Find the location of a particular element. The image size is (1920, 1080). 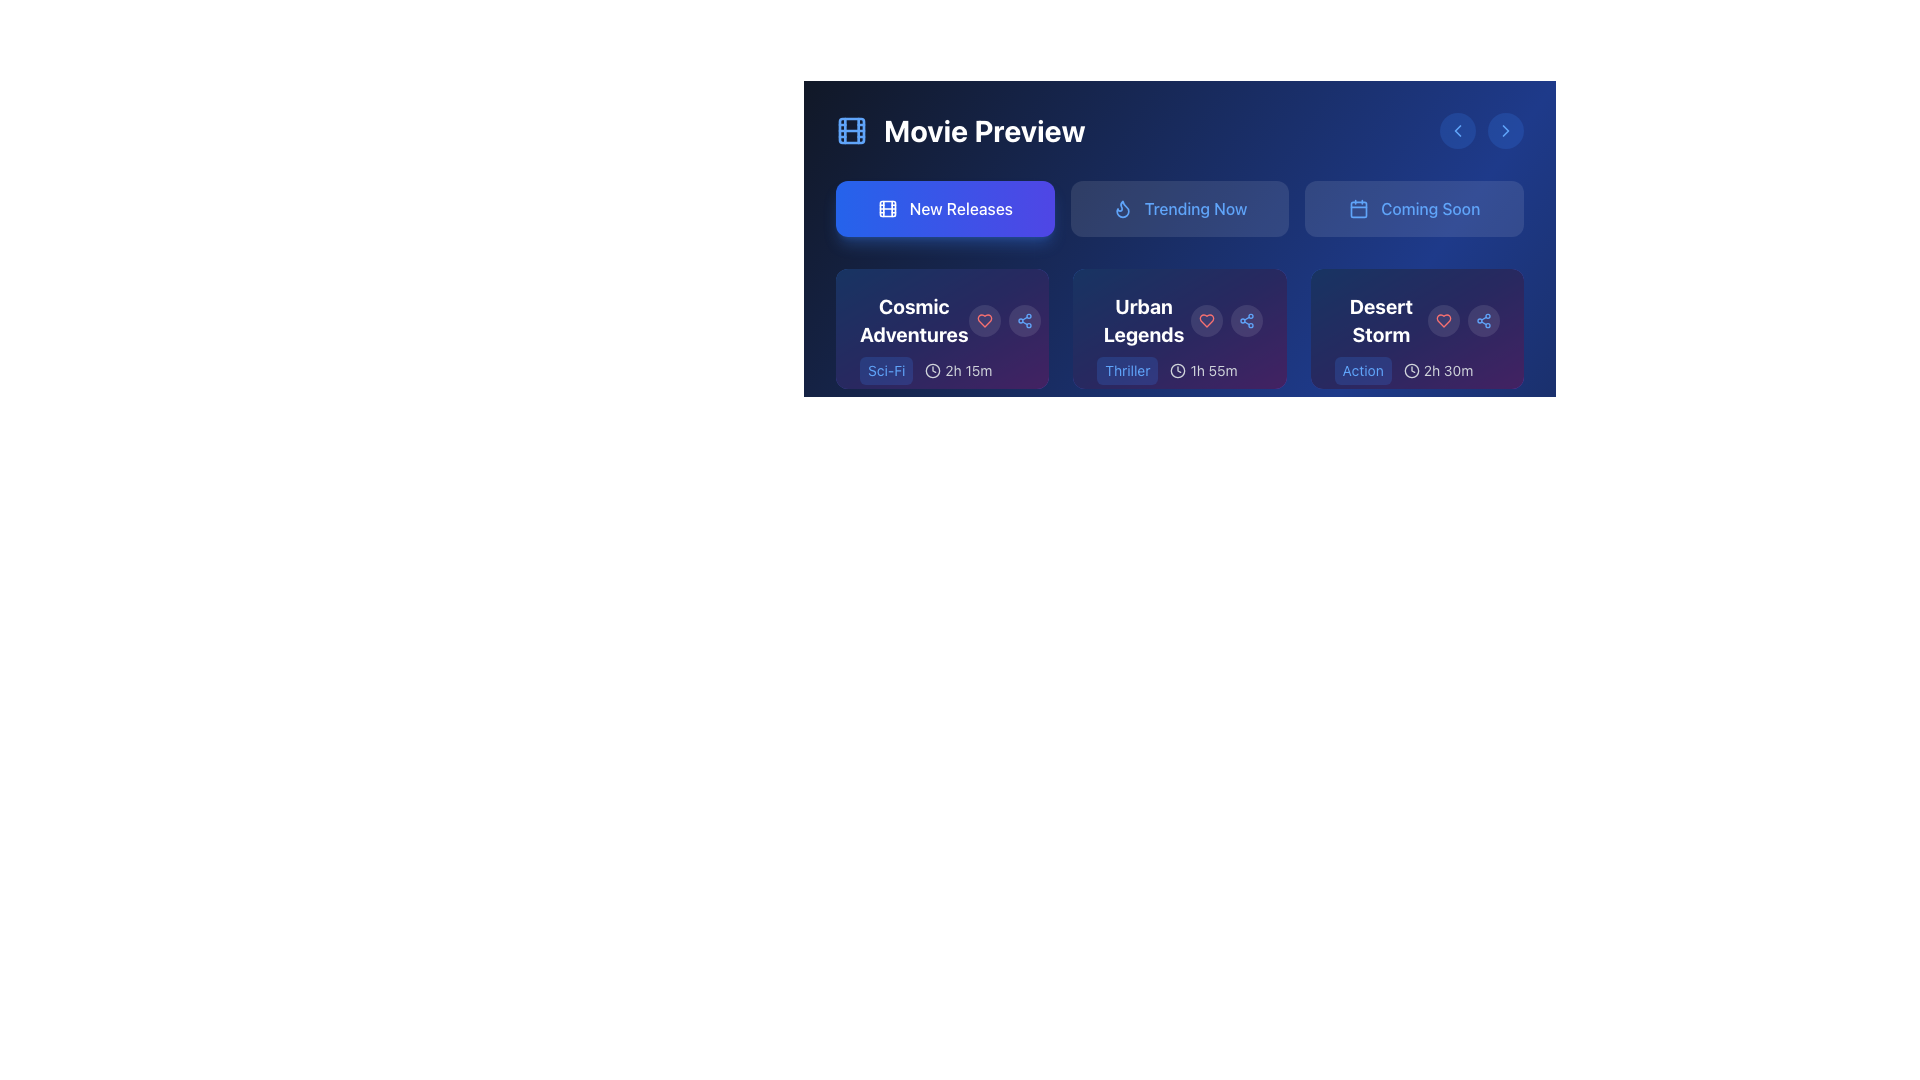

displayed duration text '2 hours and 15 minutes' from the Text label with an accompanying clock icon, located under 'New Releases' and above the 'Sci-Fi' category label is located at coordinates (957, 370).